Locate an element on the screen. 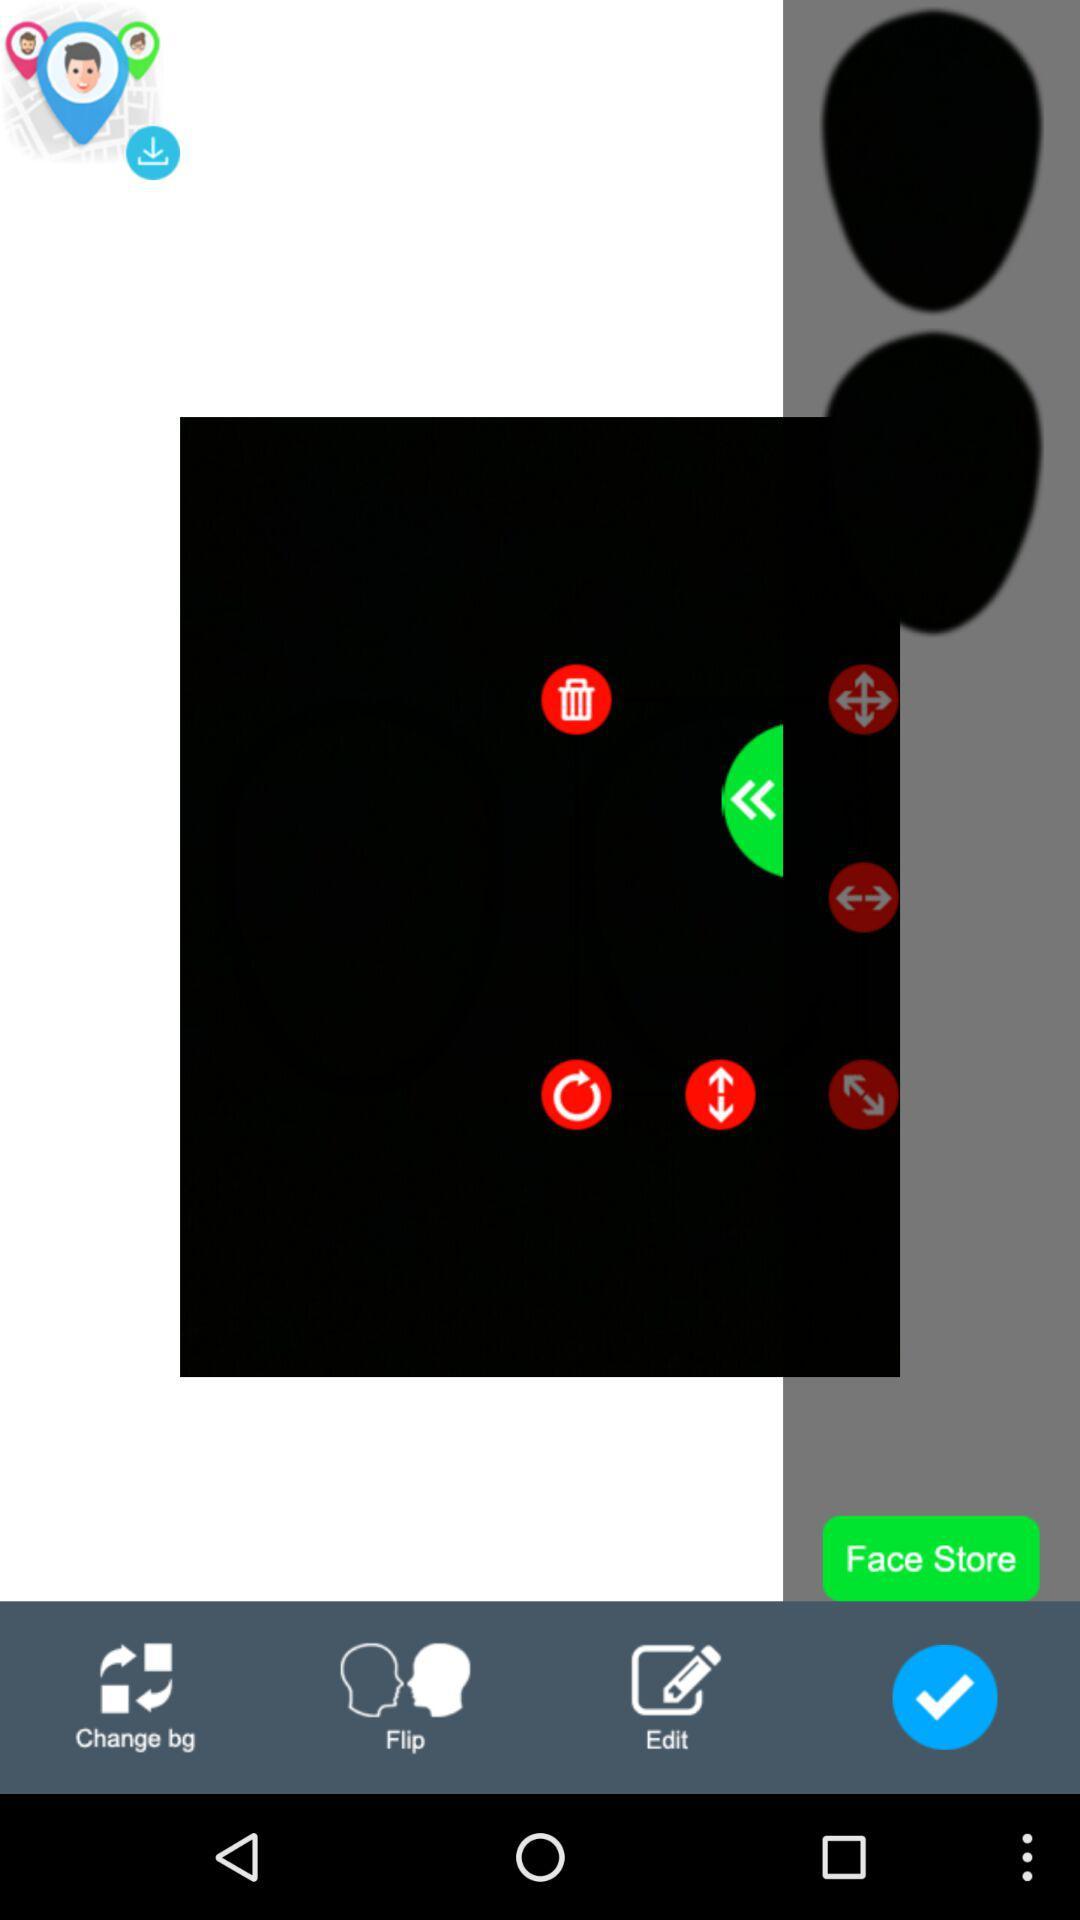 Image resolution: width=1080 pixels, height=1920 pixels. finished is located at coordinates (945, 1696).